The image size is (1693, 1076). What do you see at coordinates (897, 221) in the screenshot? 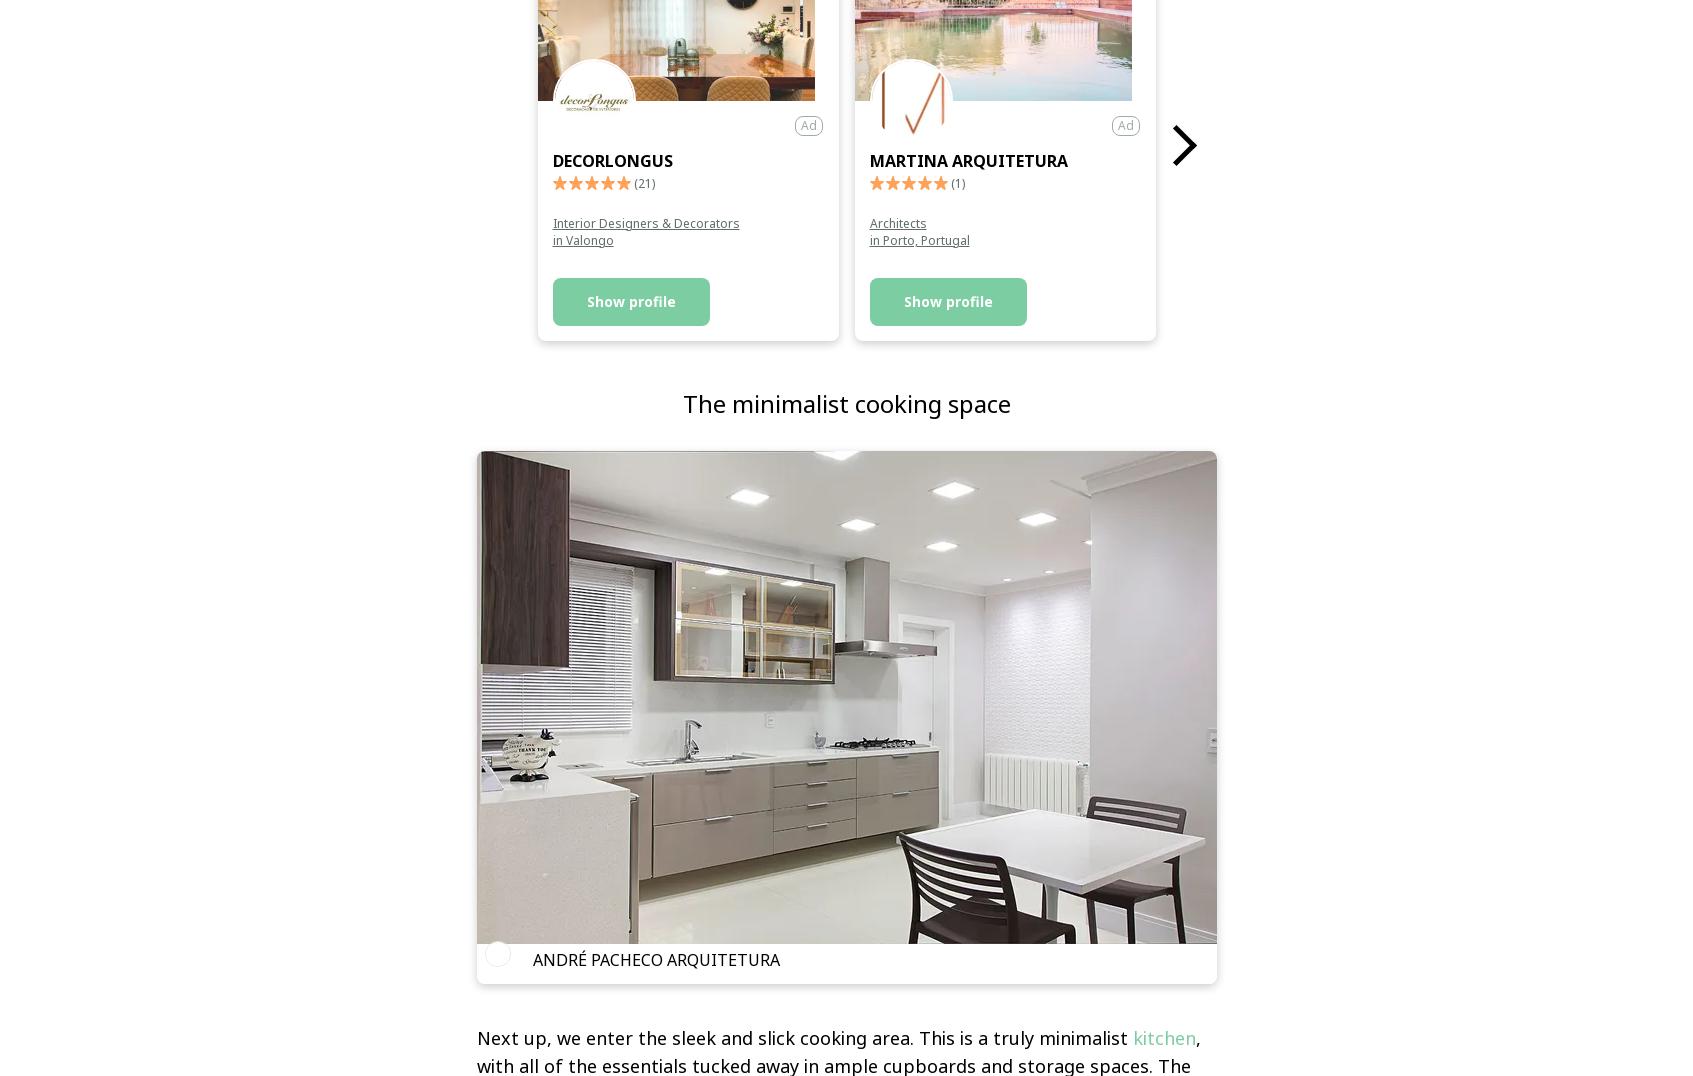
I see `'Architects'` at bounding box center [897, 221].